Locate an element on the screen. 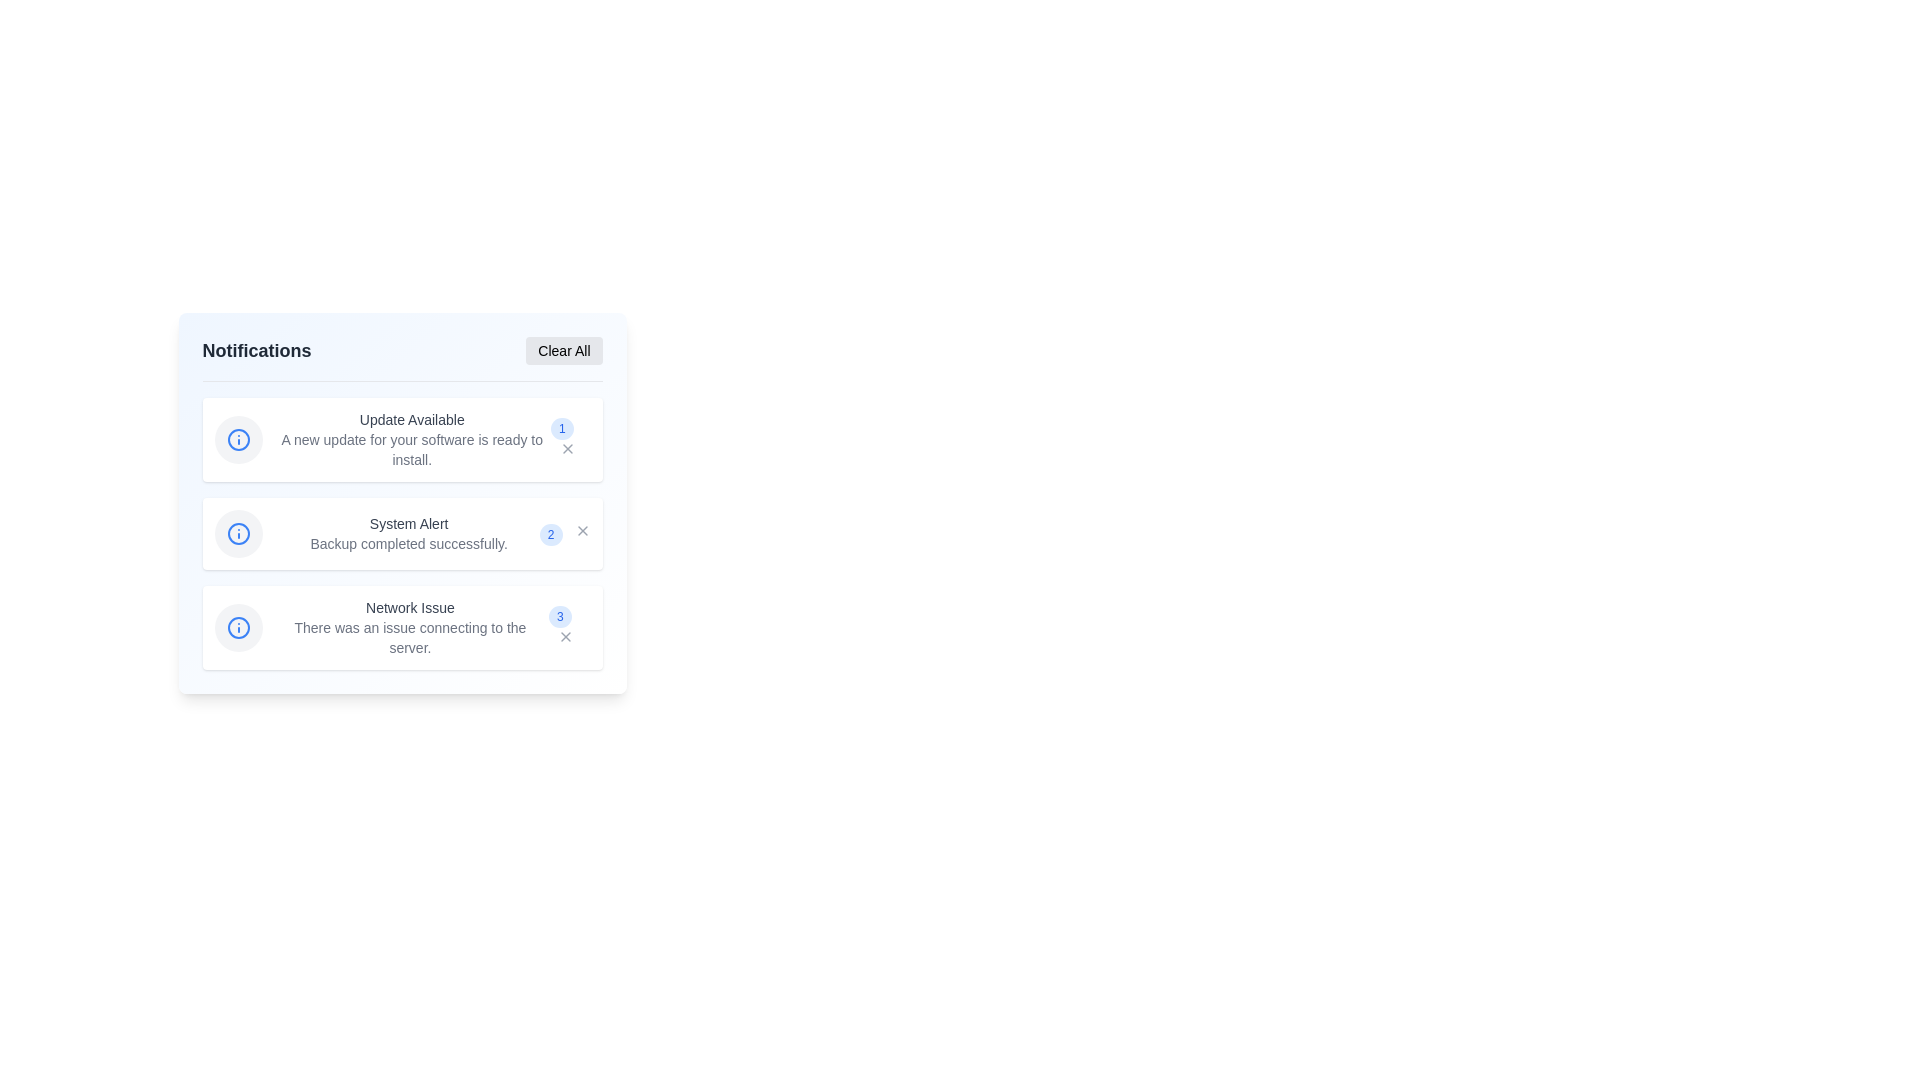  the informational notification icon located in the middle-left of the 'System Alert' notification row for additional details is located at coordinates (238, 532).